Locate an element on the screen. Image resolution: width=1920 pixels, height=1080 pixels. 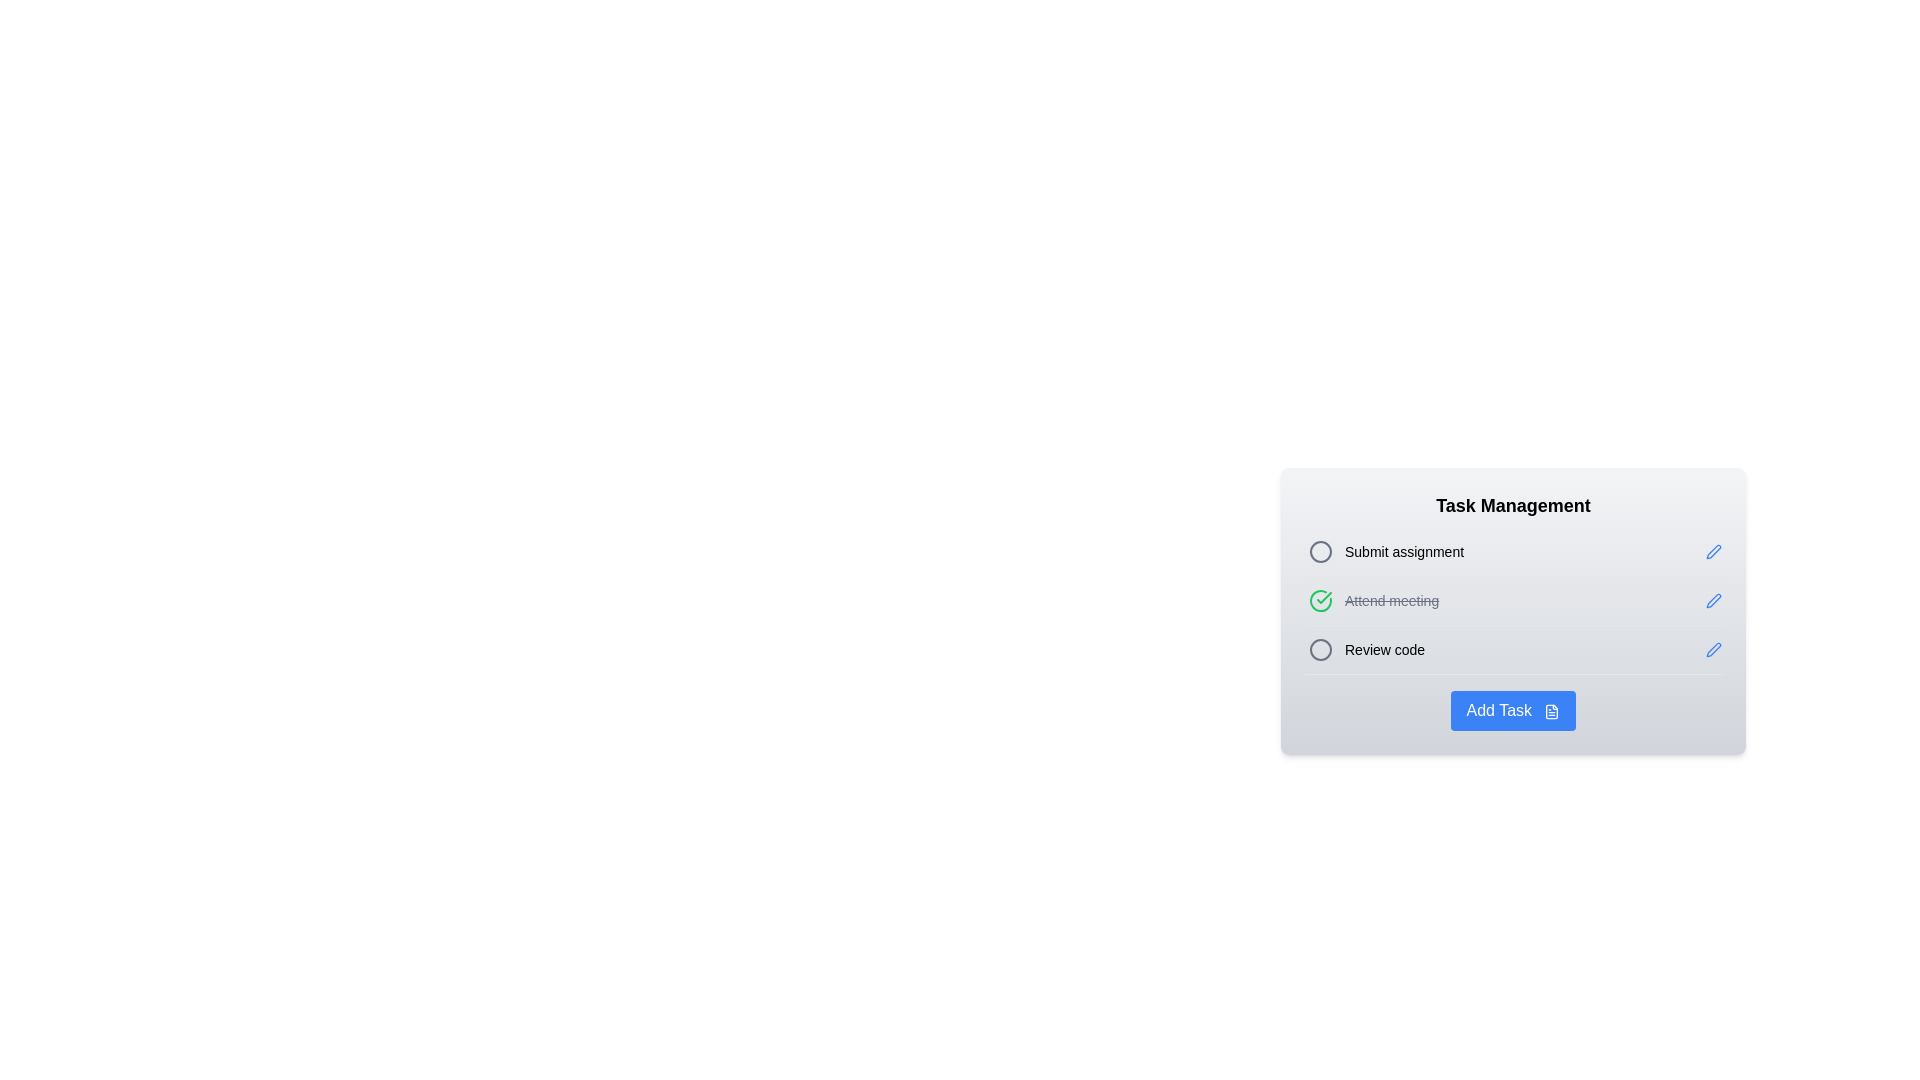
the 'Submit assignment' list item with a selectable indicator located in the 'Task Management' section is located at coordinates (1383, 551).